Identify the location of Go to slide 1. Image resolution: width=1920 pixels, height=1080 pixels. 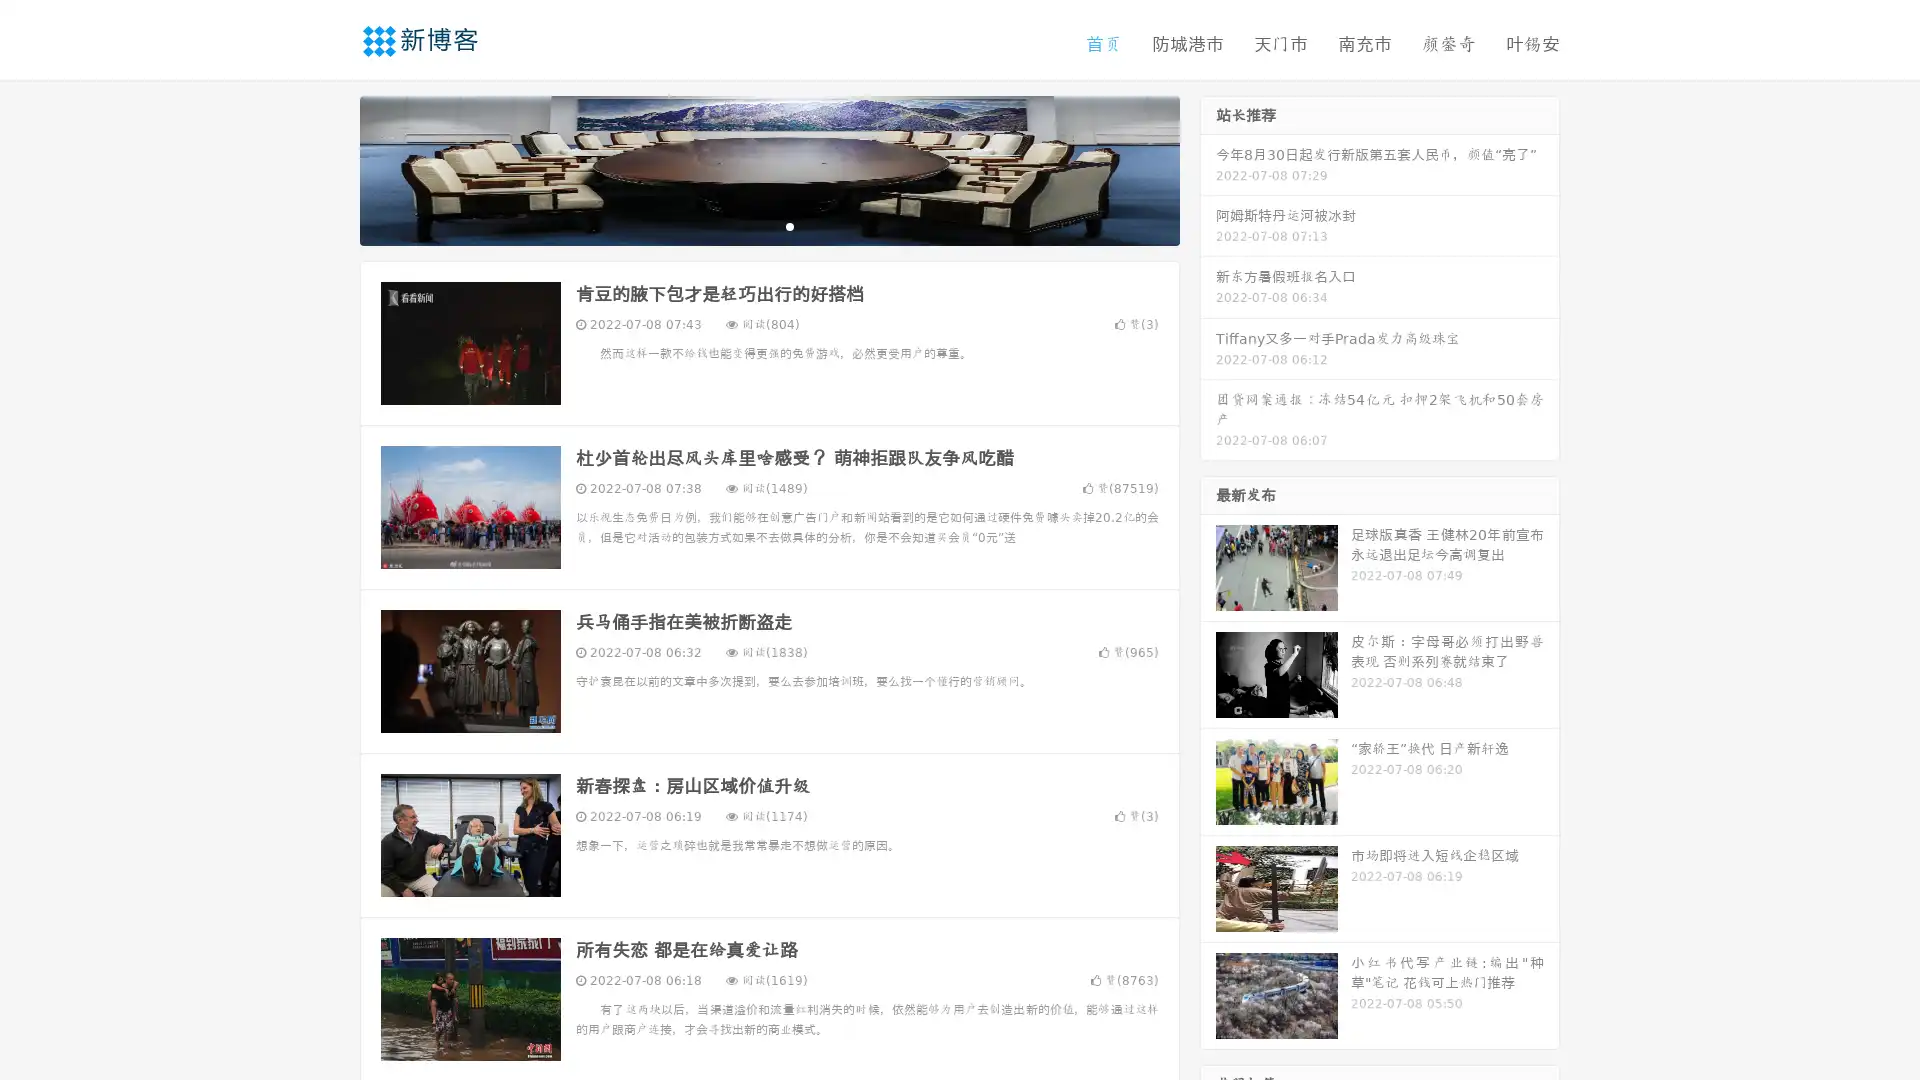
(748, 225).